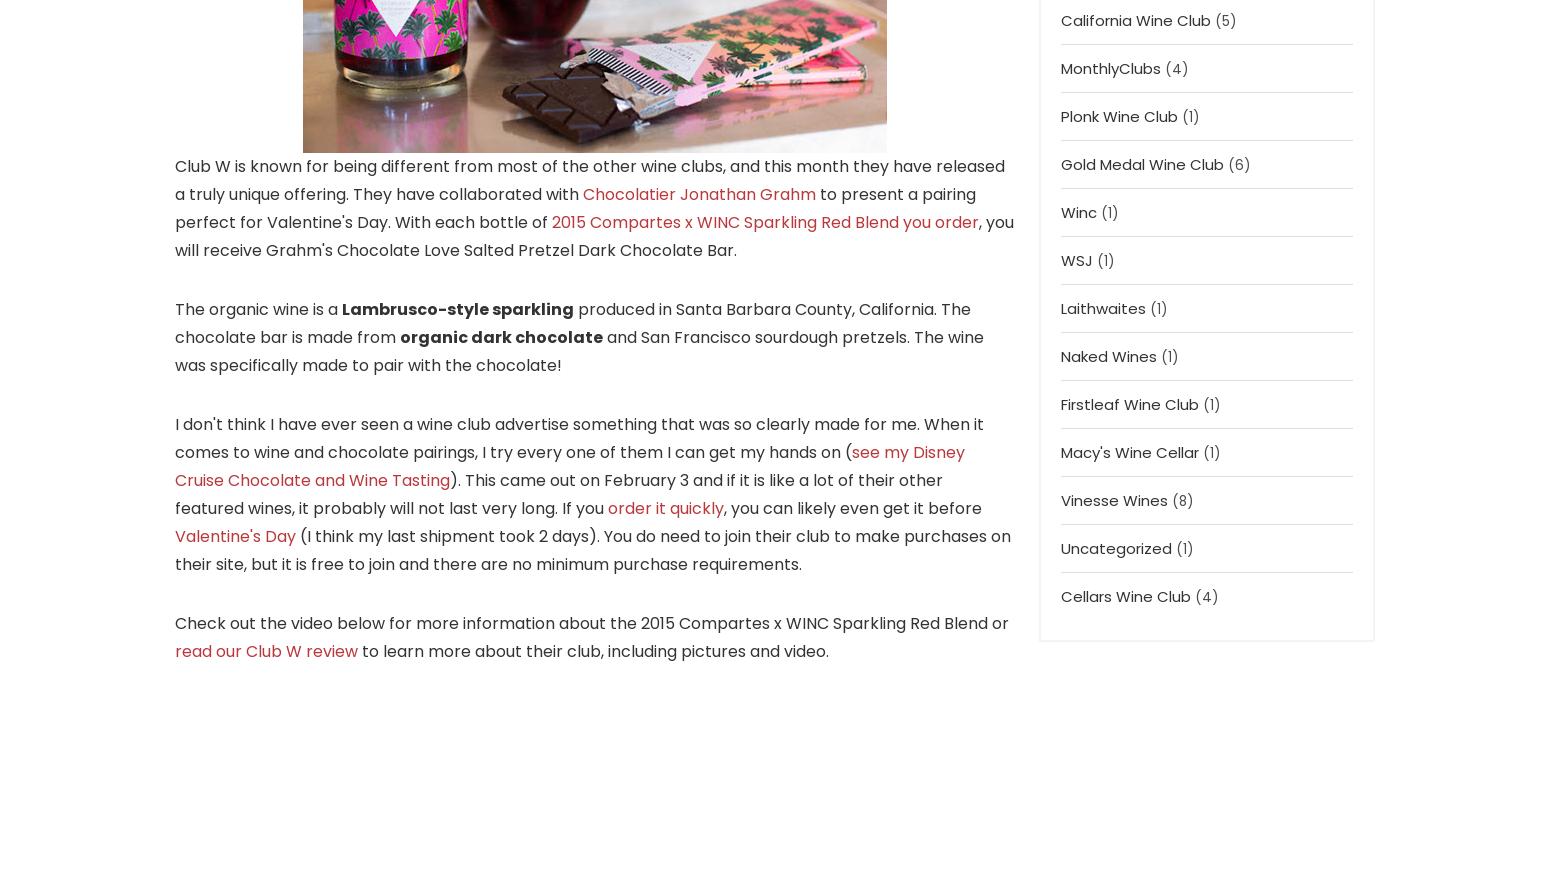 The width and height of the screenshot is (1550, 882). I want to click on '(5)', so click(1215, 20).